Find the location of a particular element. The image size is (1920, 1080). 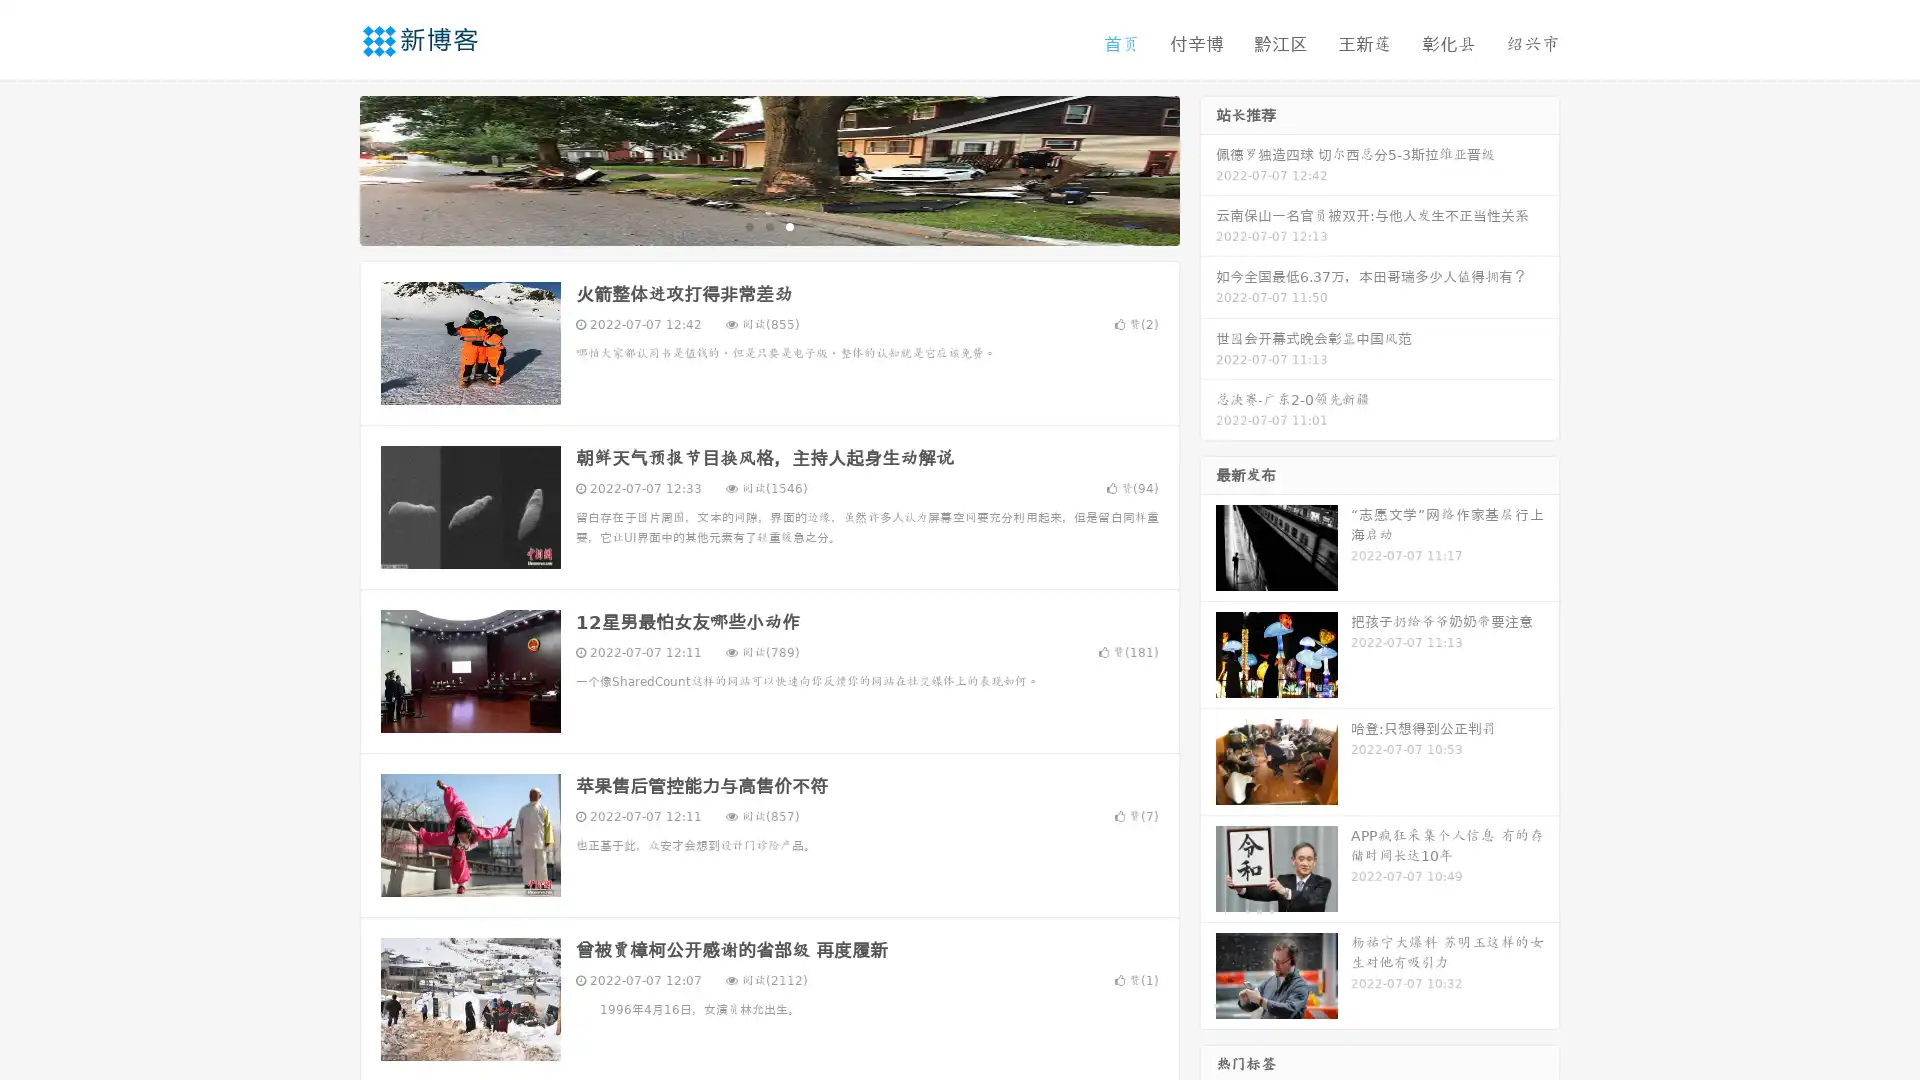

Go to slide 3 is located at coordinates (789, 225).